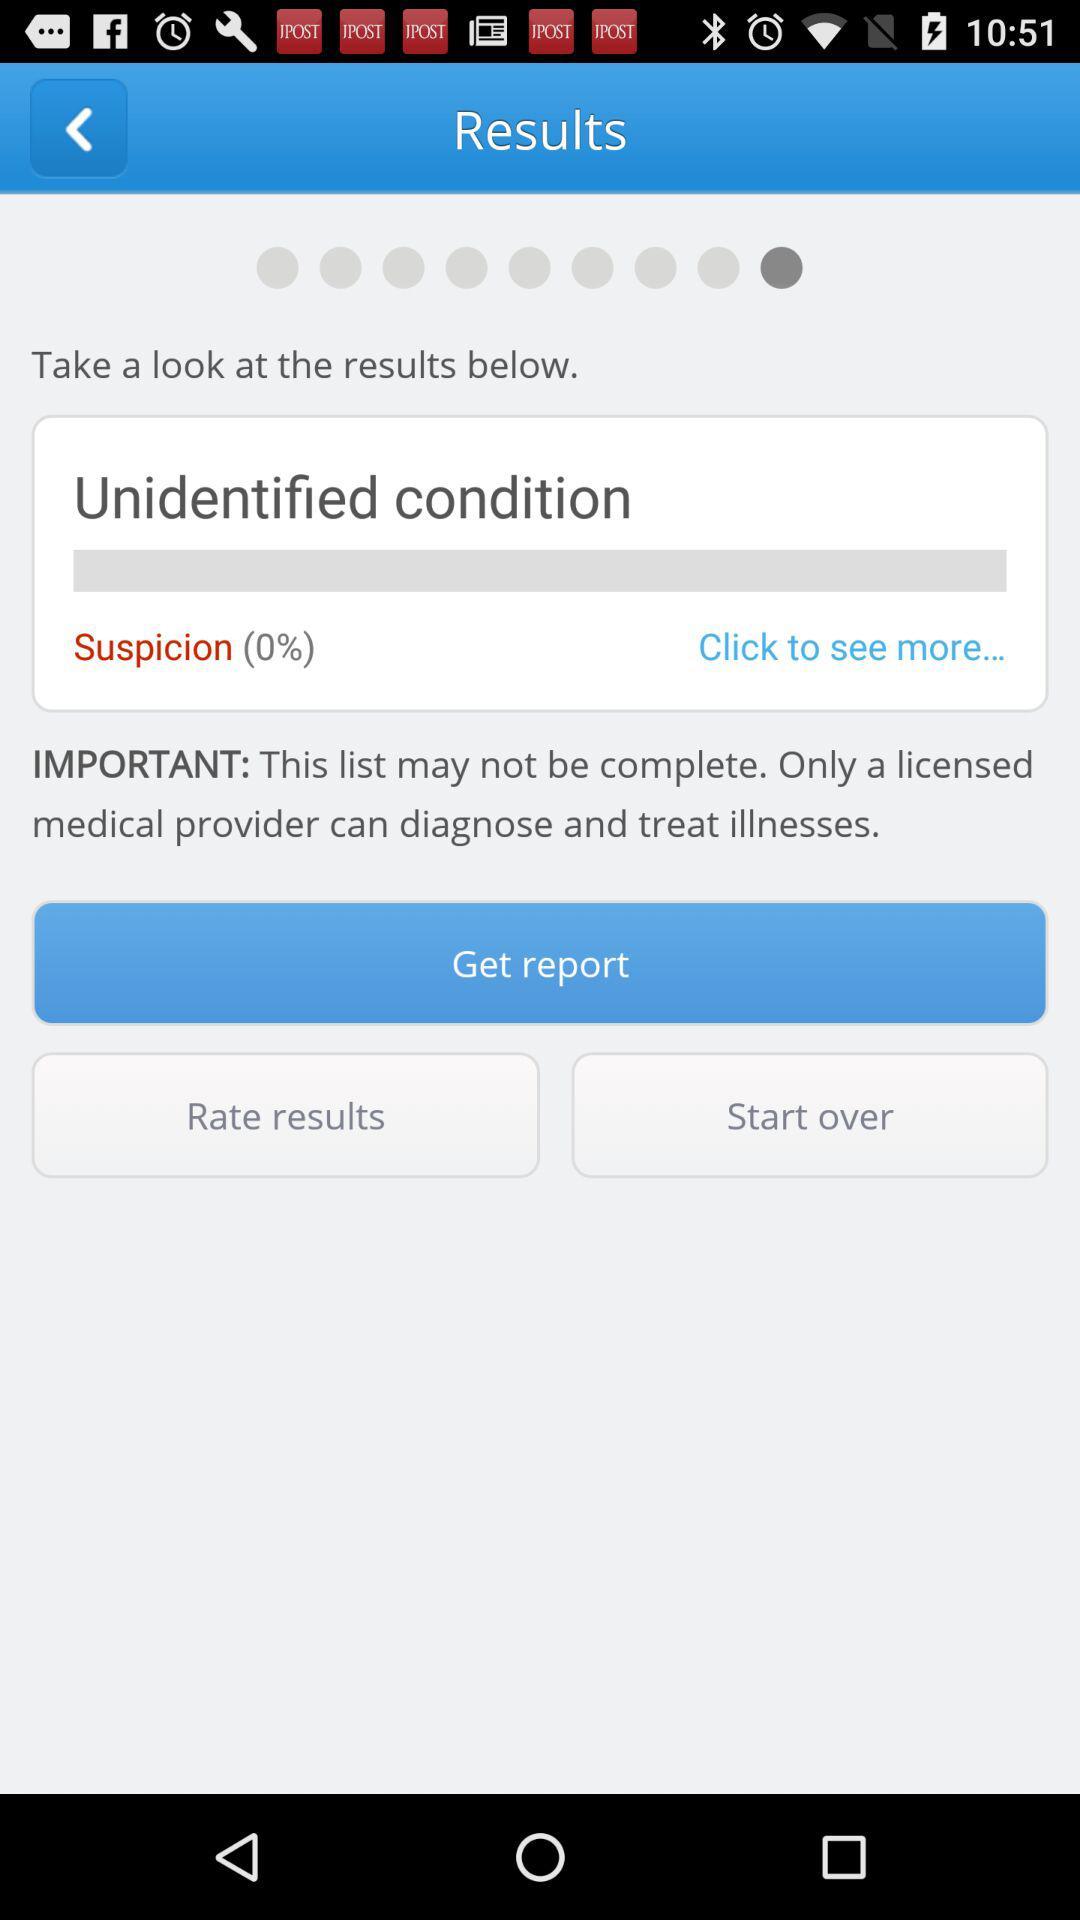 The height and width of the screenshot is (1920, 1080). I want to click on the icon get report, so click(540, 963).